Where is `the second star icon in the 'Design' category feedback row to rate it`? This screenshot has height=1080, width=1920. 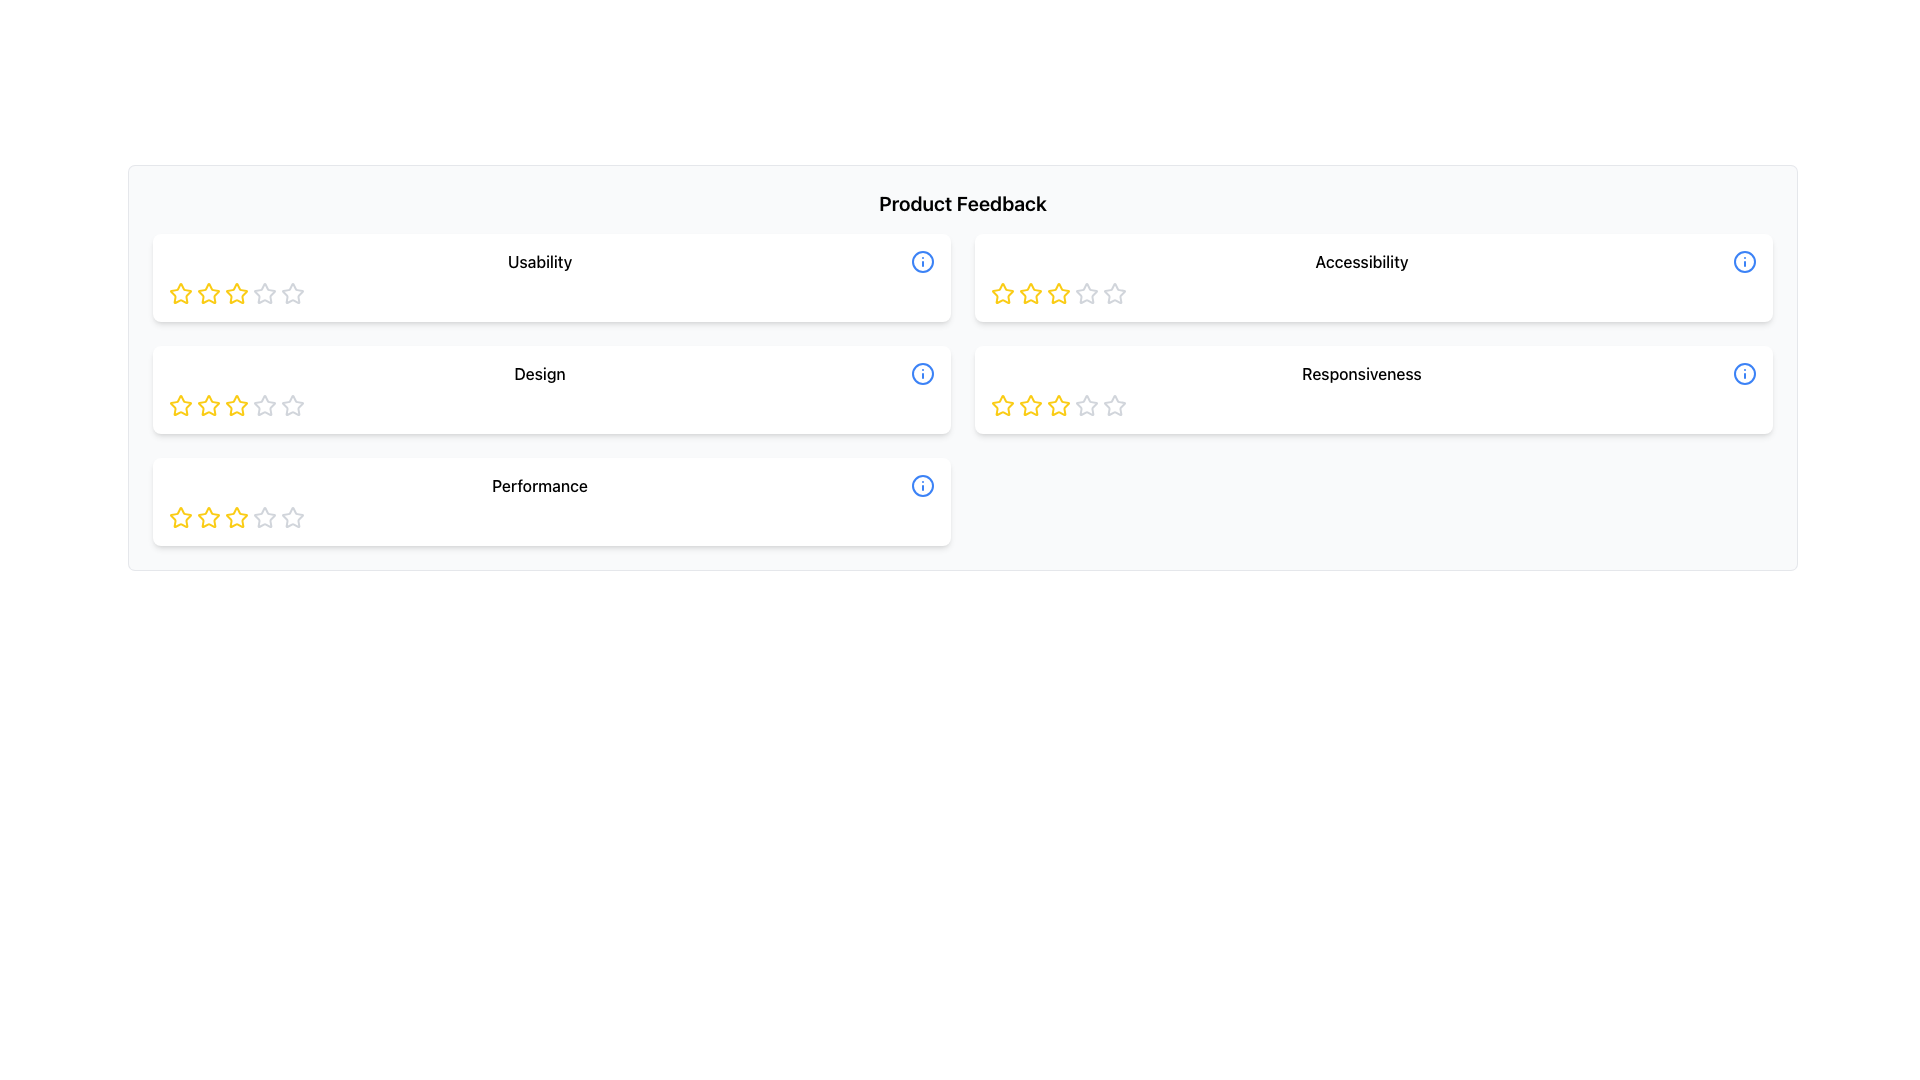
the second star icon in the 'Design' category feedback row to rate it is located at coordinates (236, 405).